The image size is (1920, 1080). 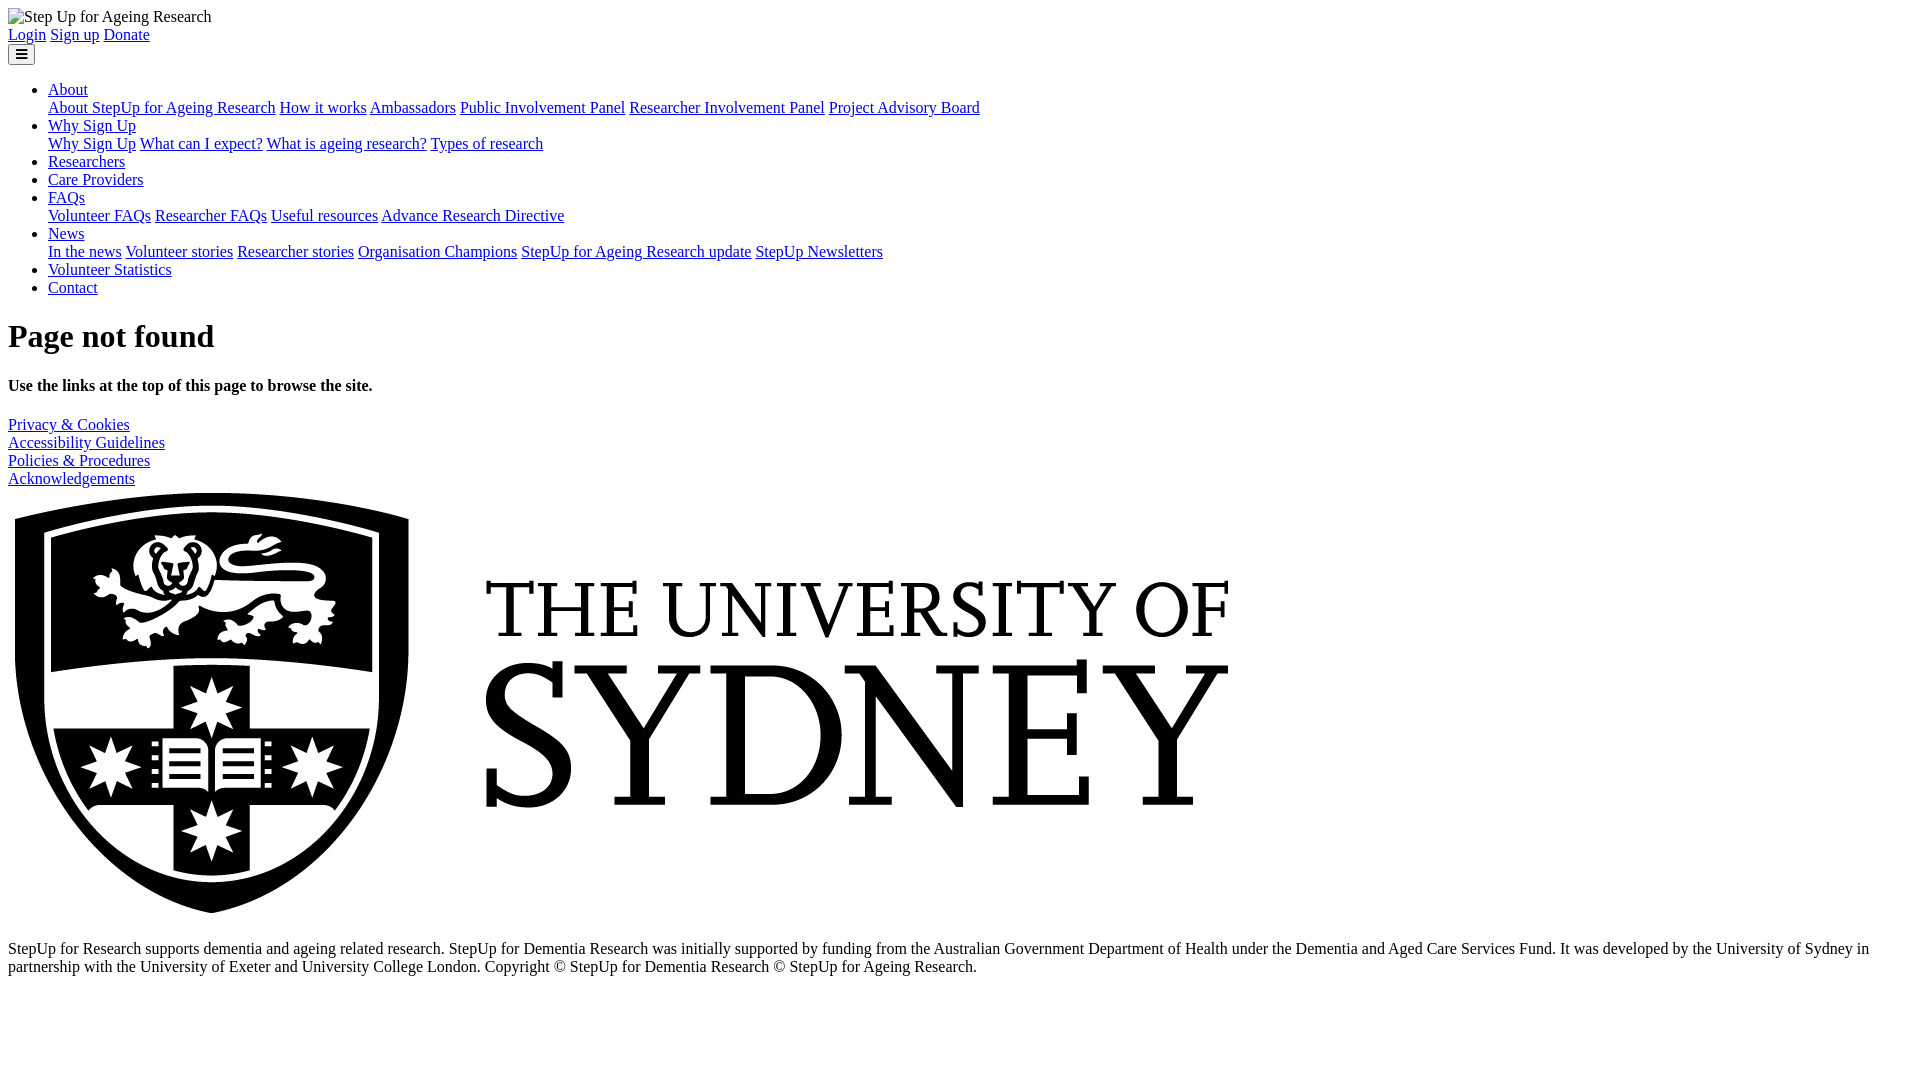 I want to click on 'Researcher FAQs', so click(x=211, y=215).